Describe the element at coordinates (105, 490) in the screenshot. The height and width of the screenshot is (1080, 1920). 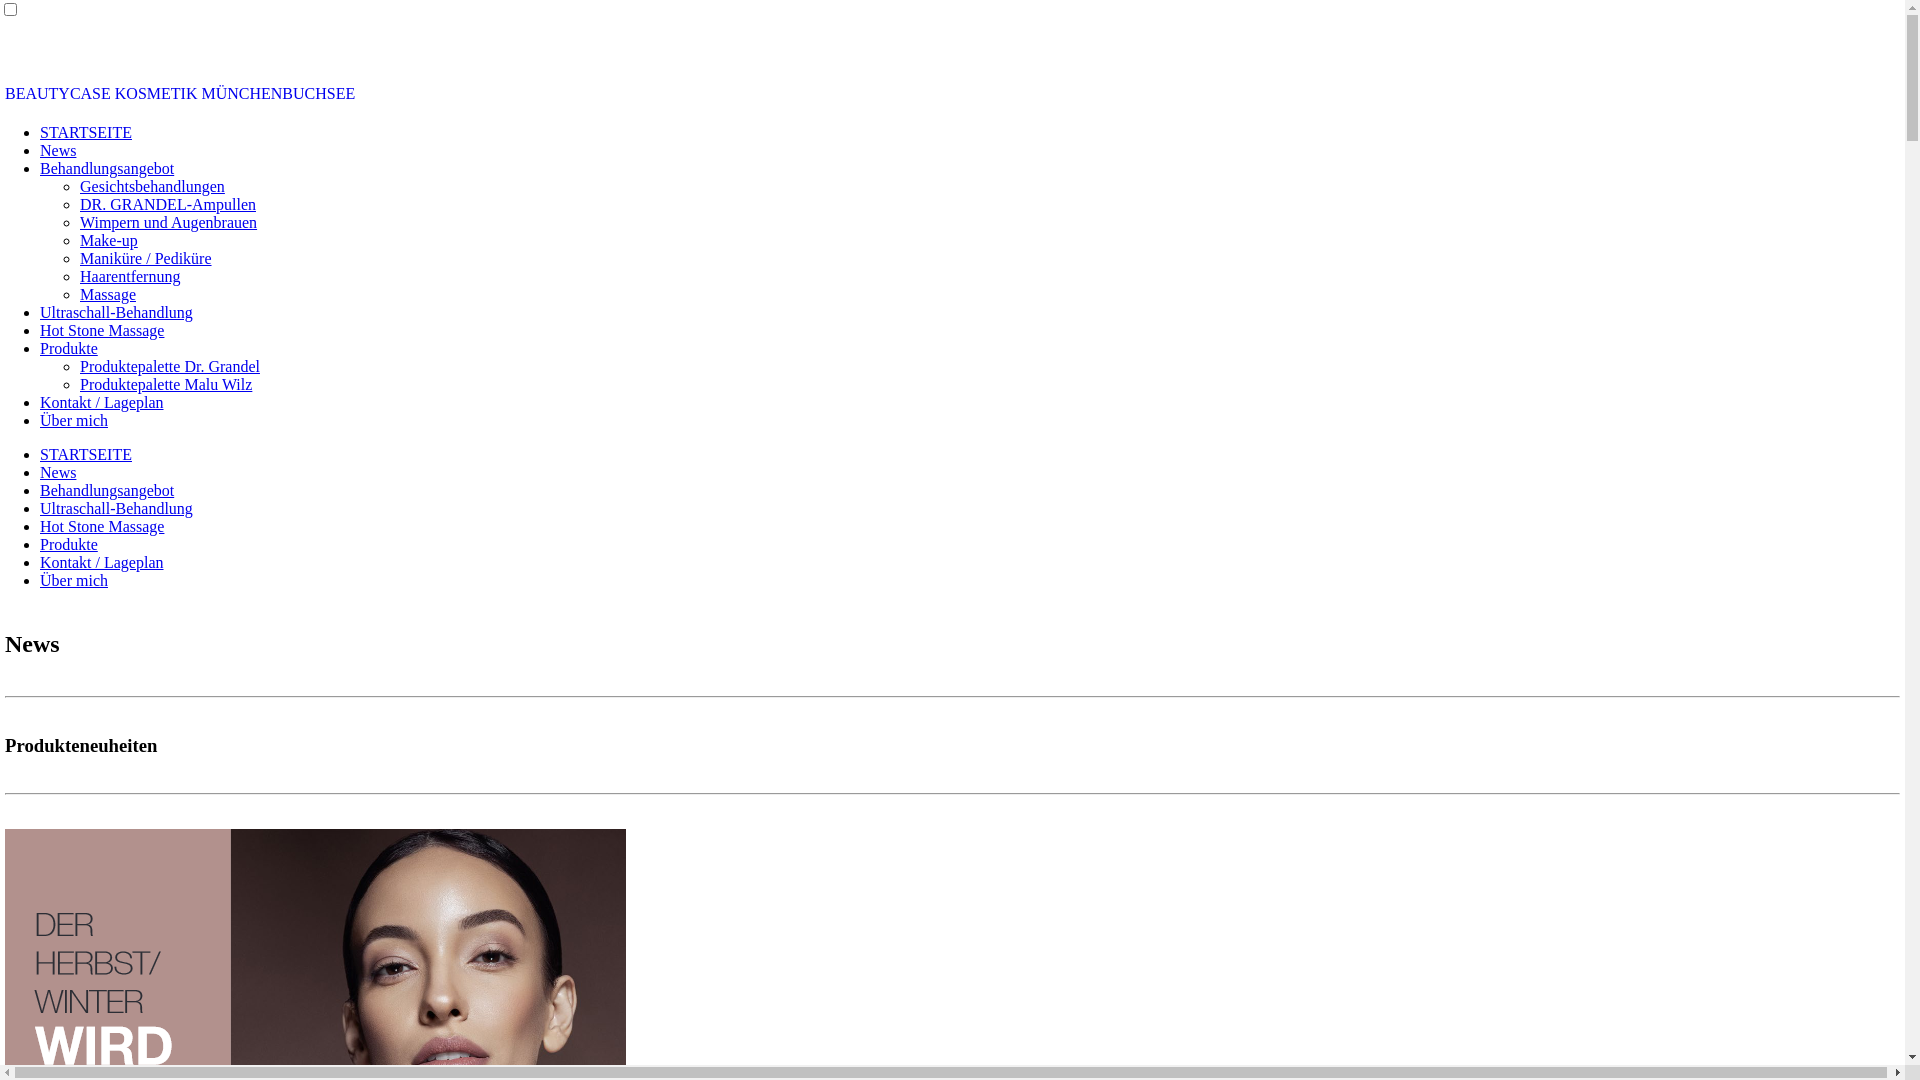
I see `'Behandlungsangebot'` at that location.